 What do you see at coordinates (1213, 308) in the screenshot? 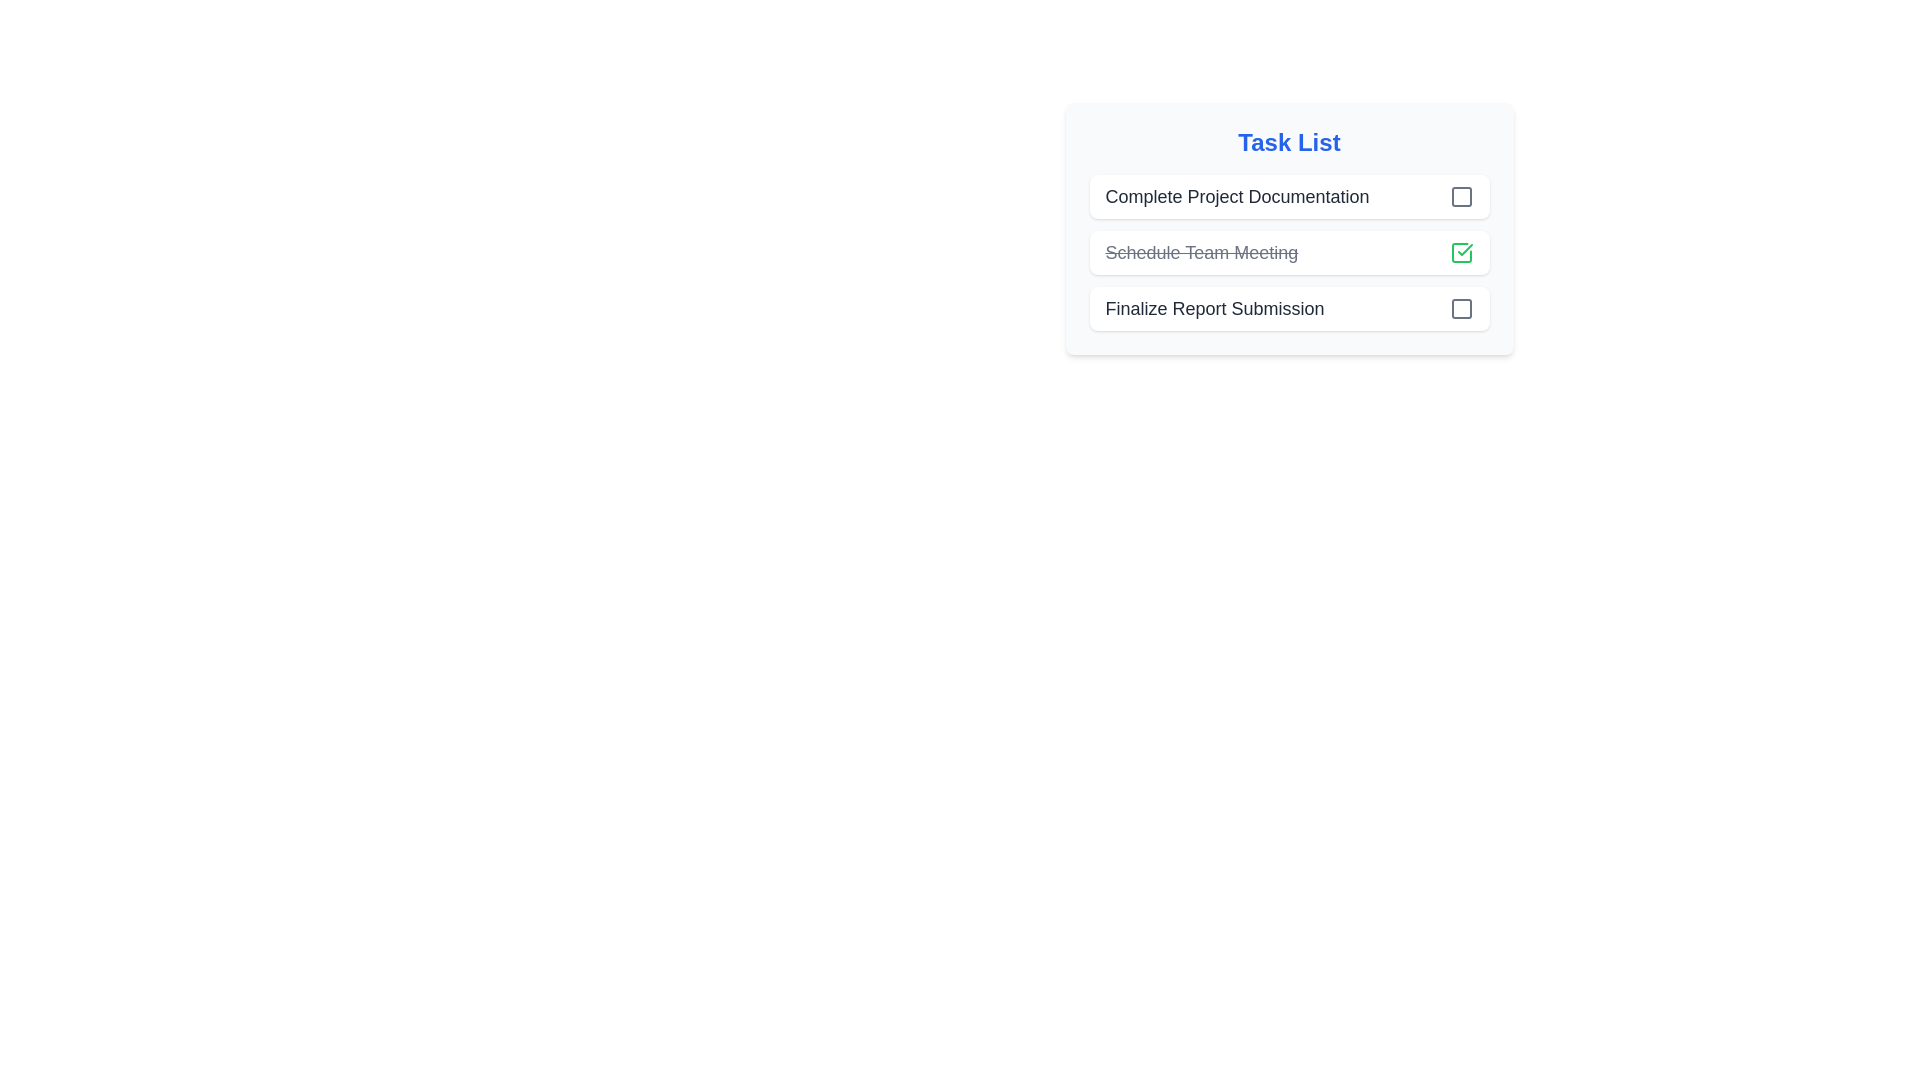
I see `the text label reading 'Finalize Report Submission', which is located in the third row of the task list, to the left of a checkbox` at bounding box center [1213, 308].